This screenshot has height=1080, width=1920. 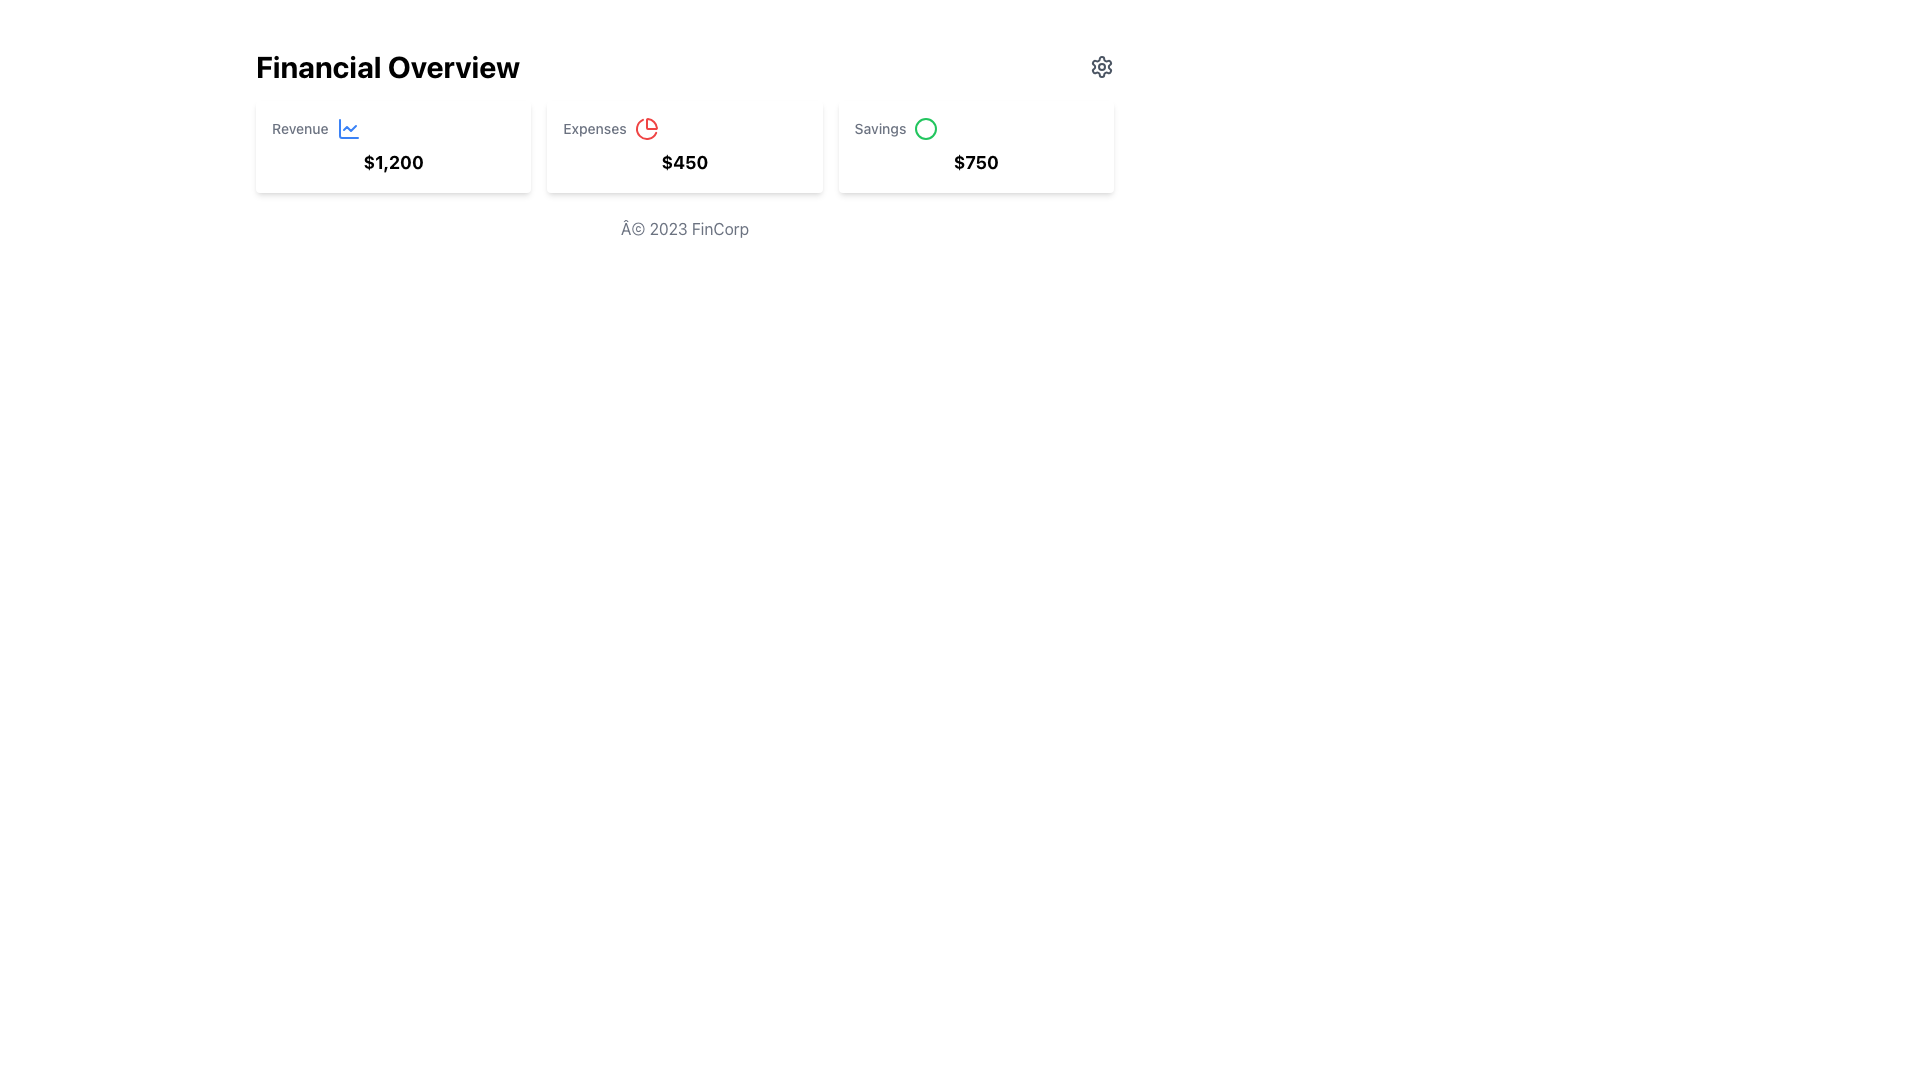 What do you see at coordinates (646, 128) in the screenshot?
I see `the red pie chart icon located next to the 'Expenses' label in the financial overview section` at bounding box center [646, 128].